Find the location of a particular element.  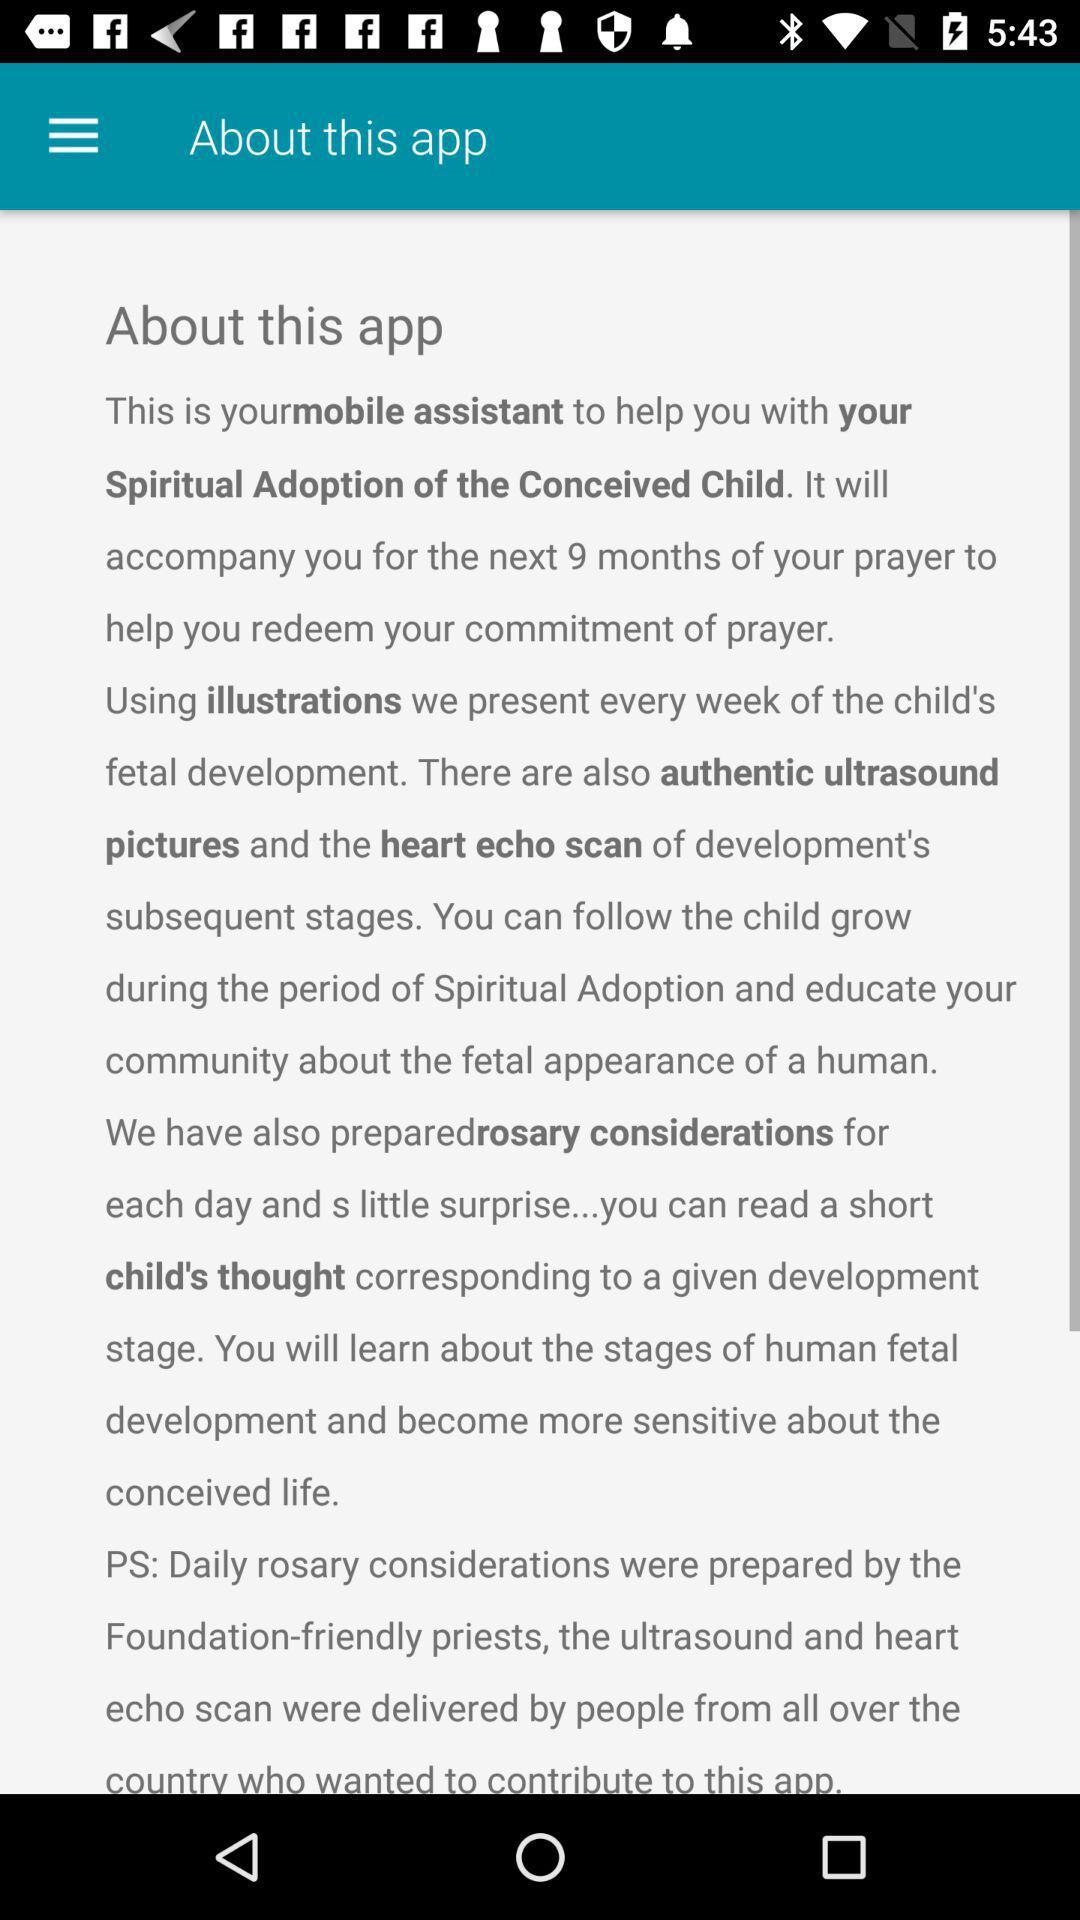

the item at the top left corner is located at coordinates (72, 135).